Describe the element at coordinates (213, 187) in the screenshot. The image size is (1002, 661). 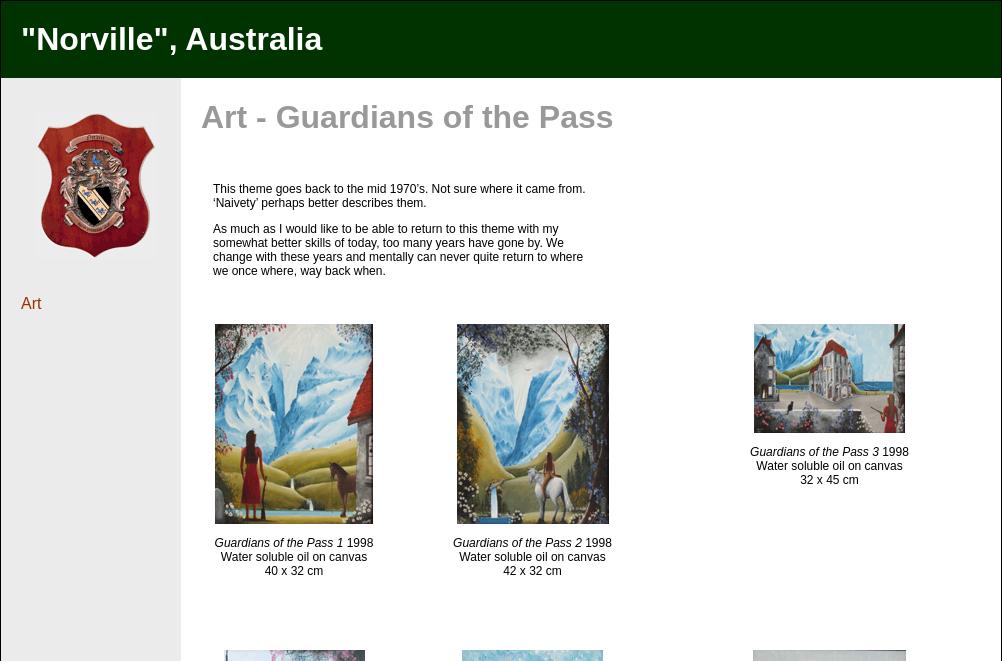
I see `'This theme goes back to the mid 1970’s. Not sure where it came from.'` at that location.